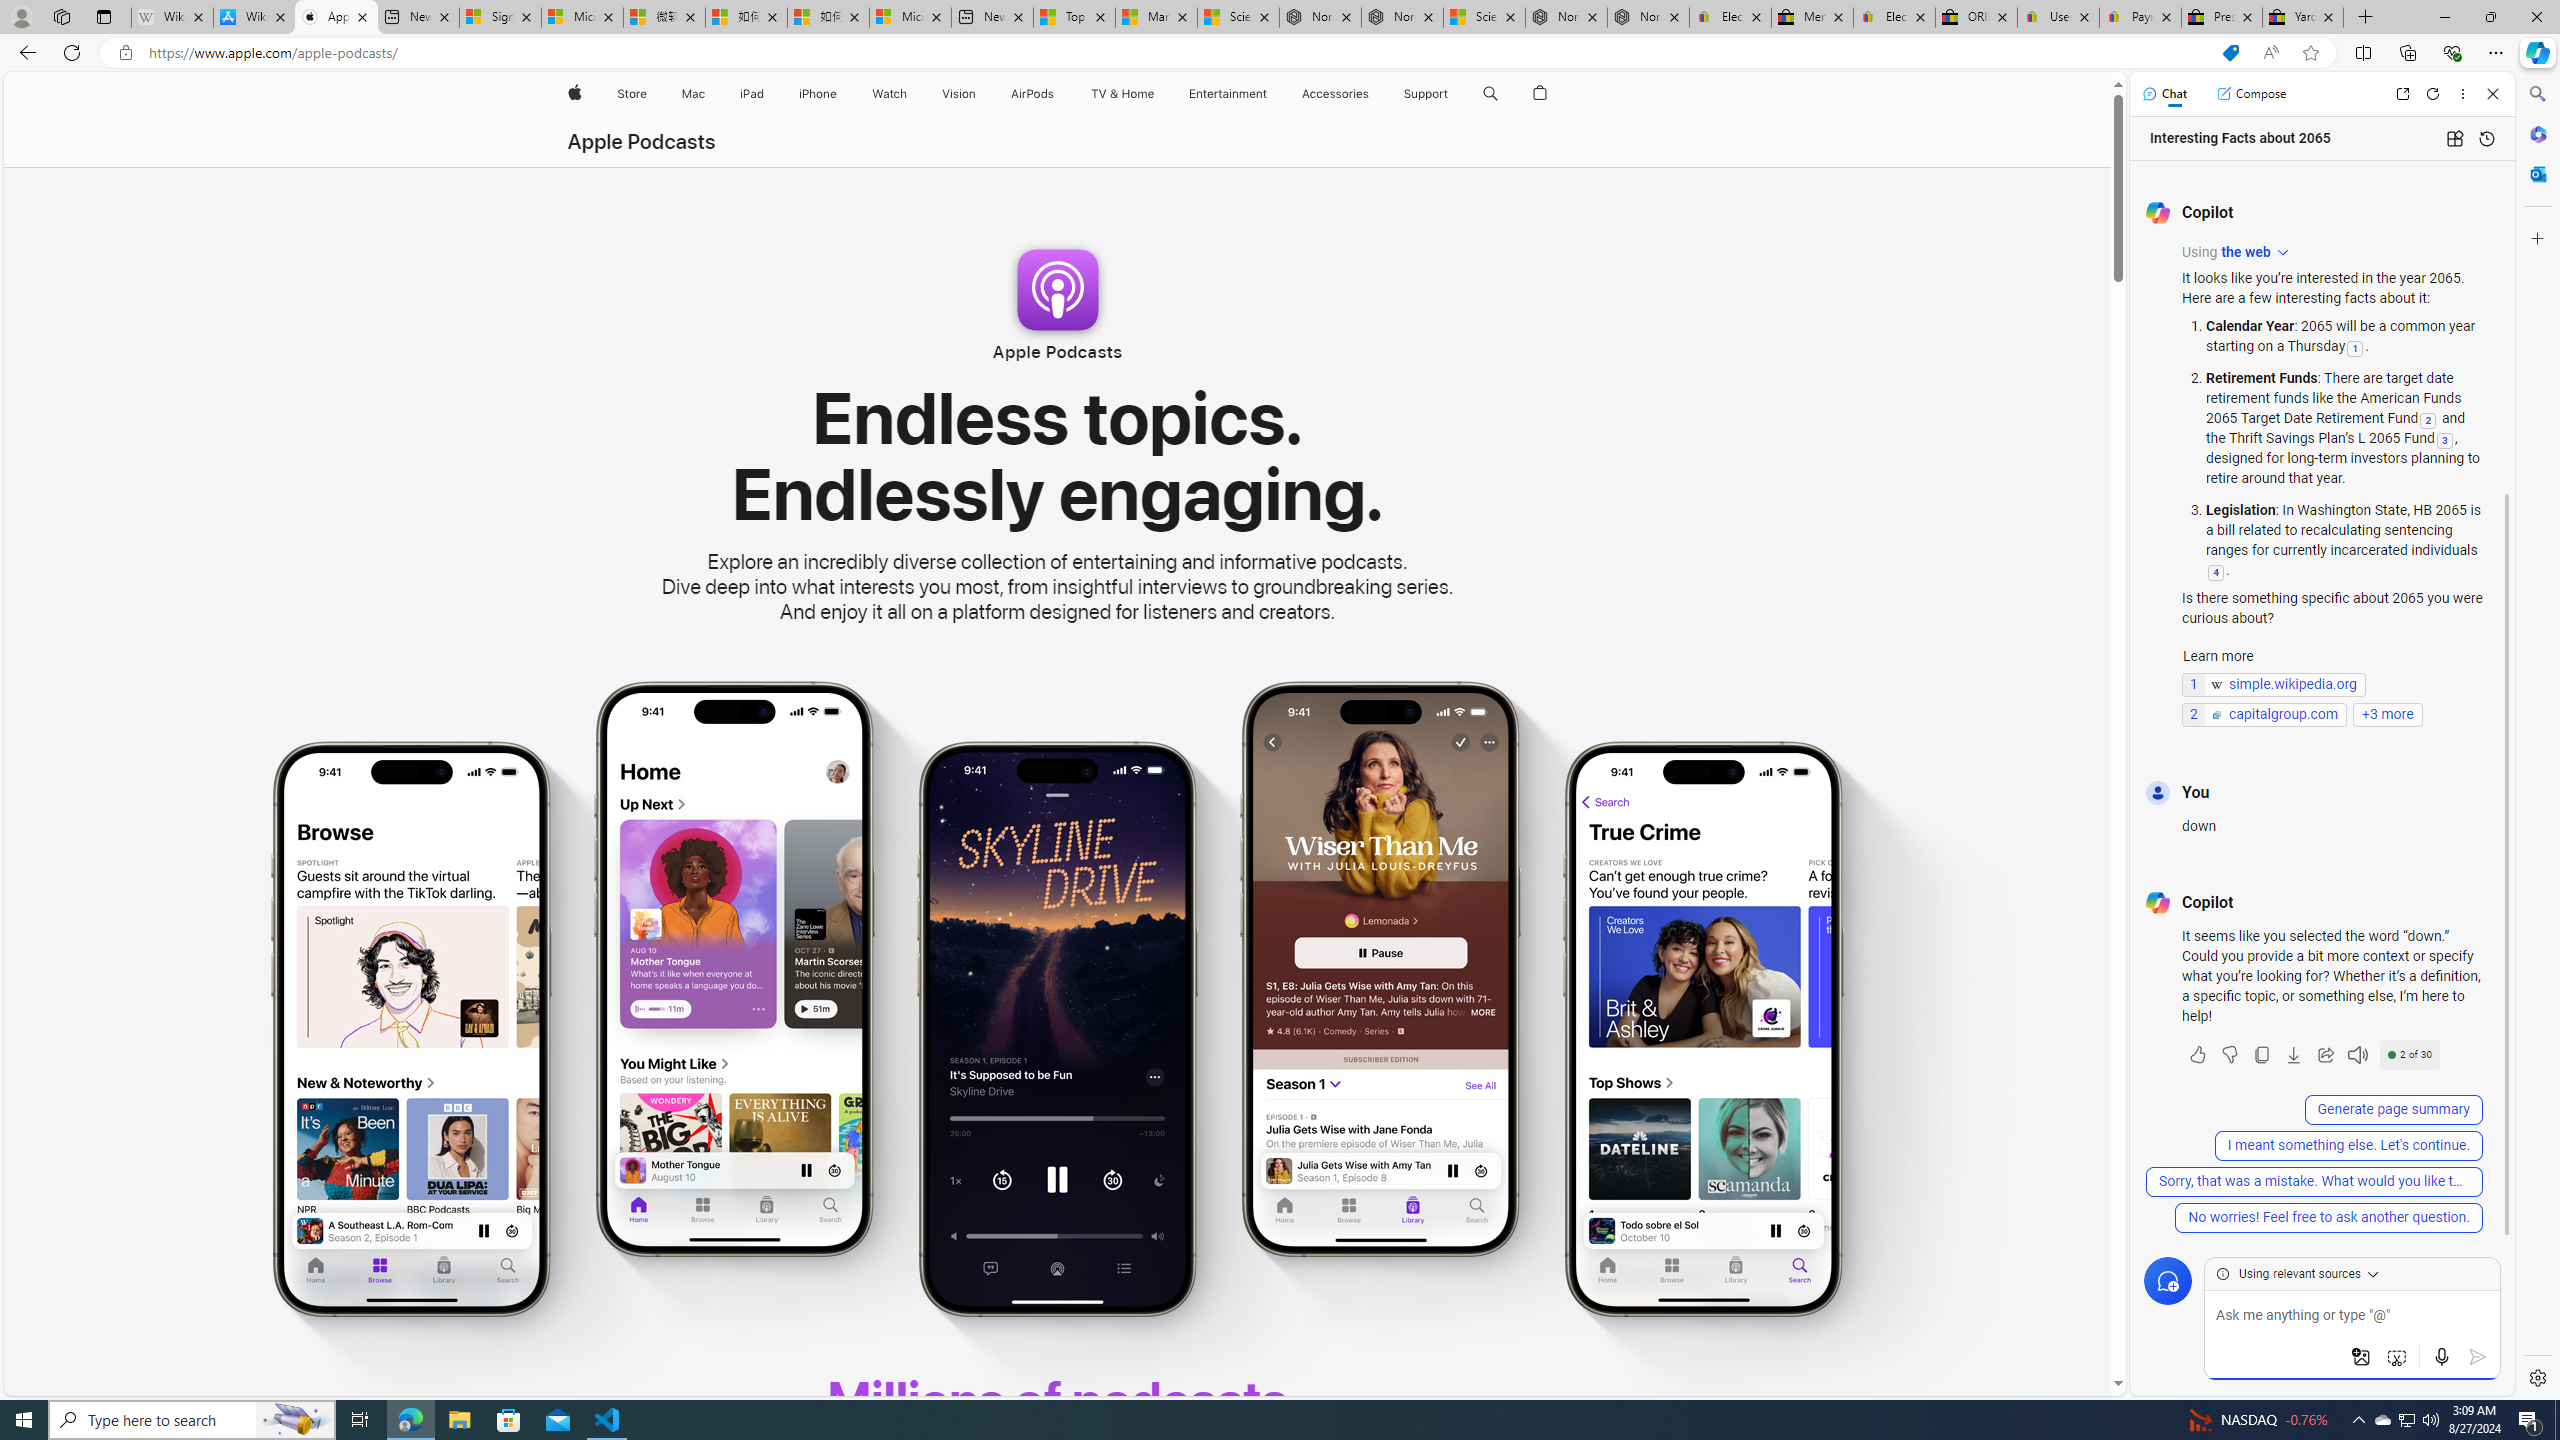 The image size is (2560, 1440). What do you see at coordinates (1121, 93) in the screenshot?
I see `'TV and Home'` at bounding box center [1121, 93].